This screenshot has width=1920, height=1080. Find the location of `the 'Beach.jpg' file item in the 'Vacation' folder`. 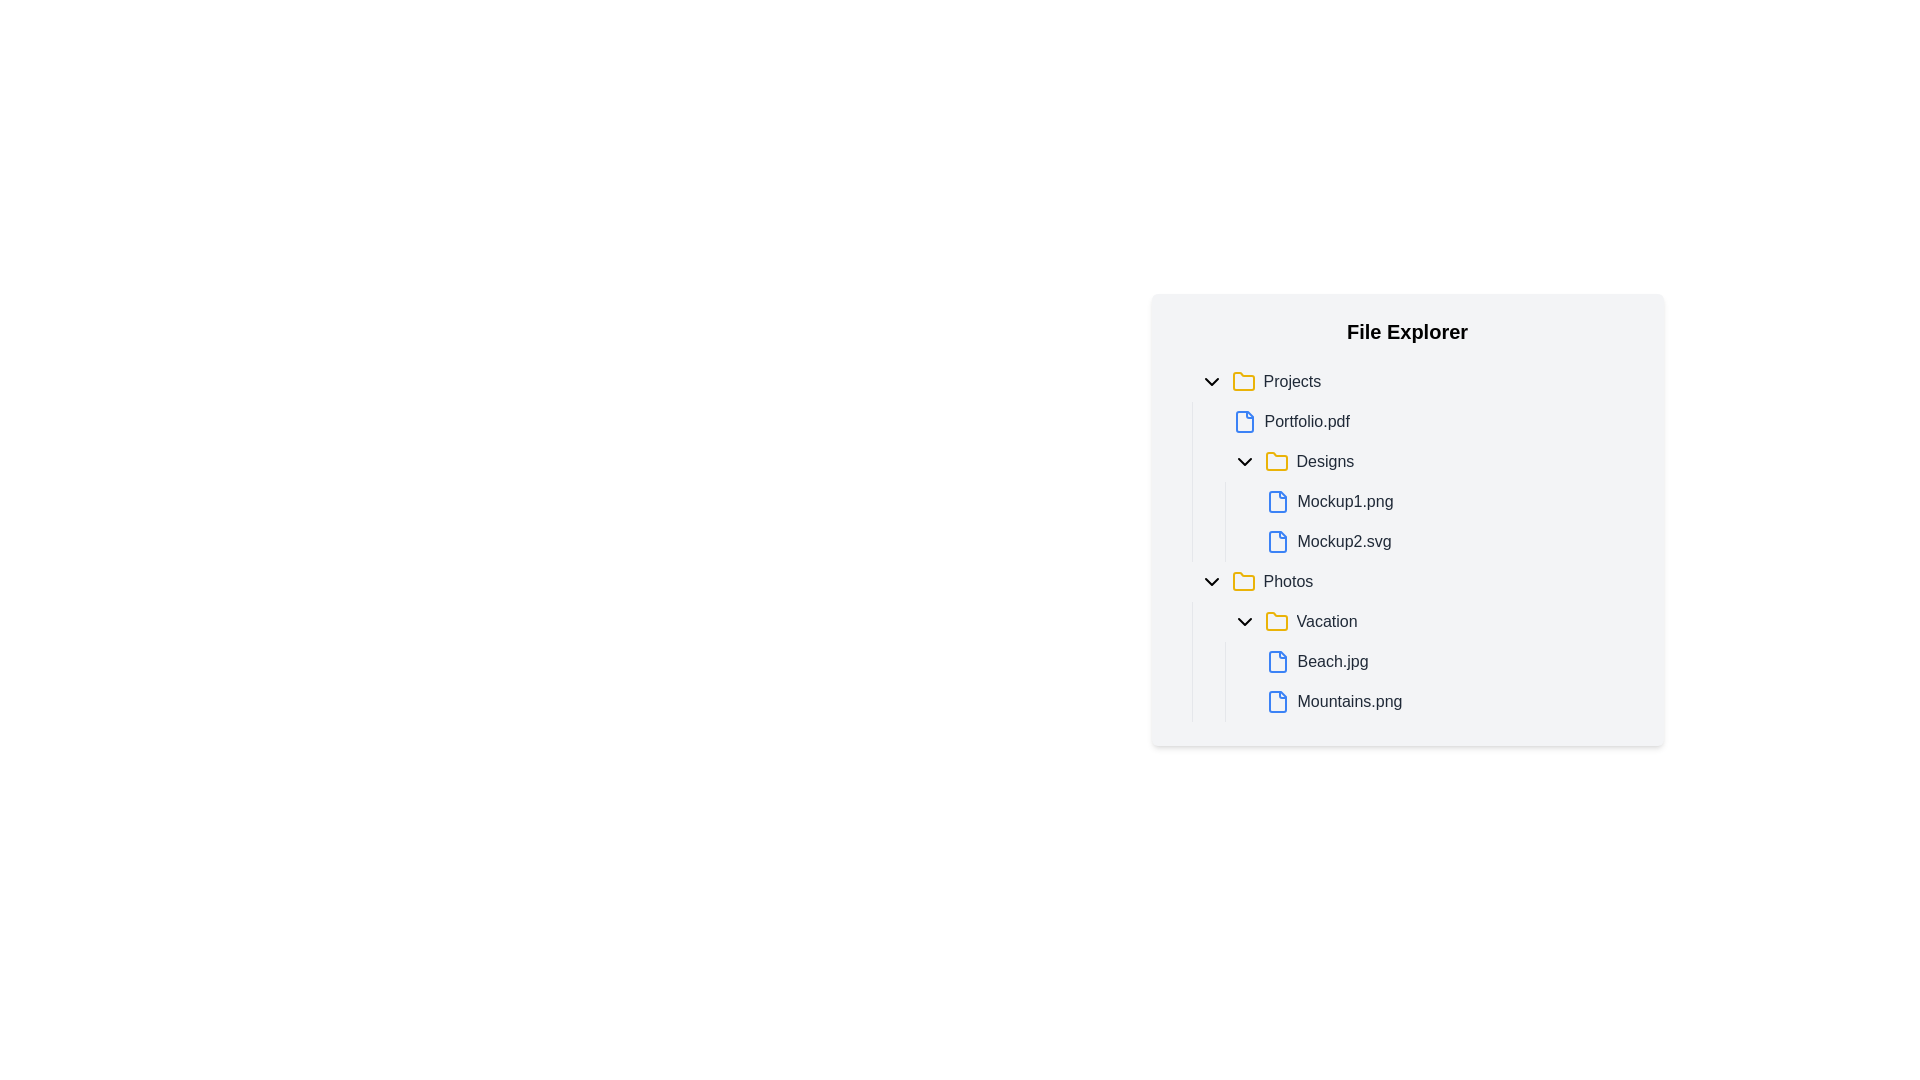

the 'Beach.jpg' file item in the 'Vacation' folder is located at coordinates (1448, 662).